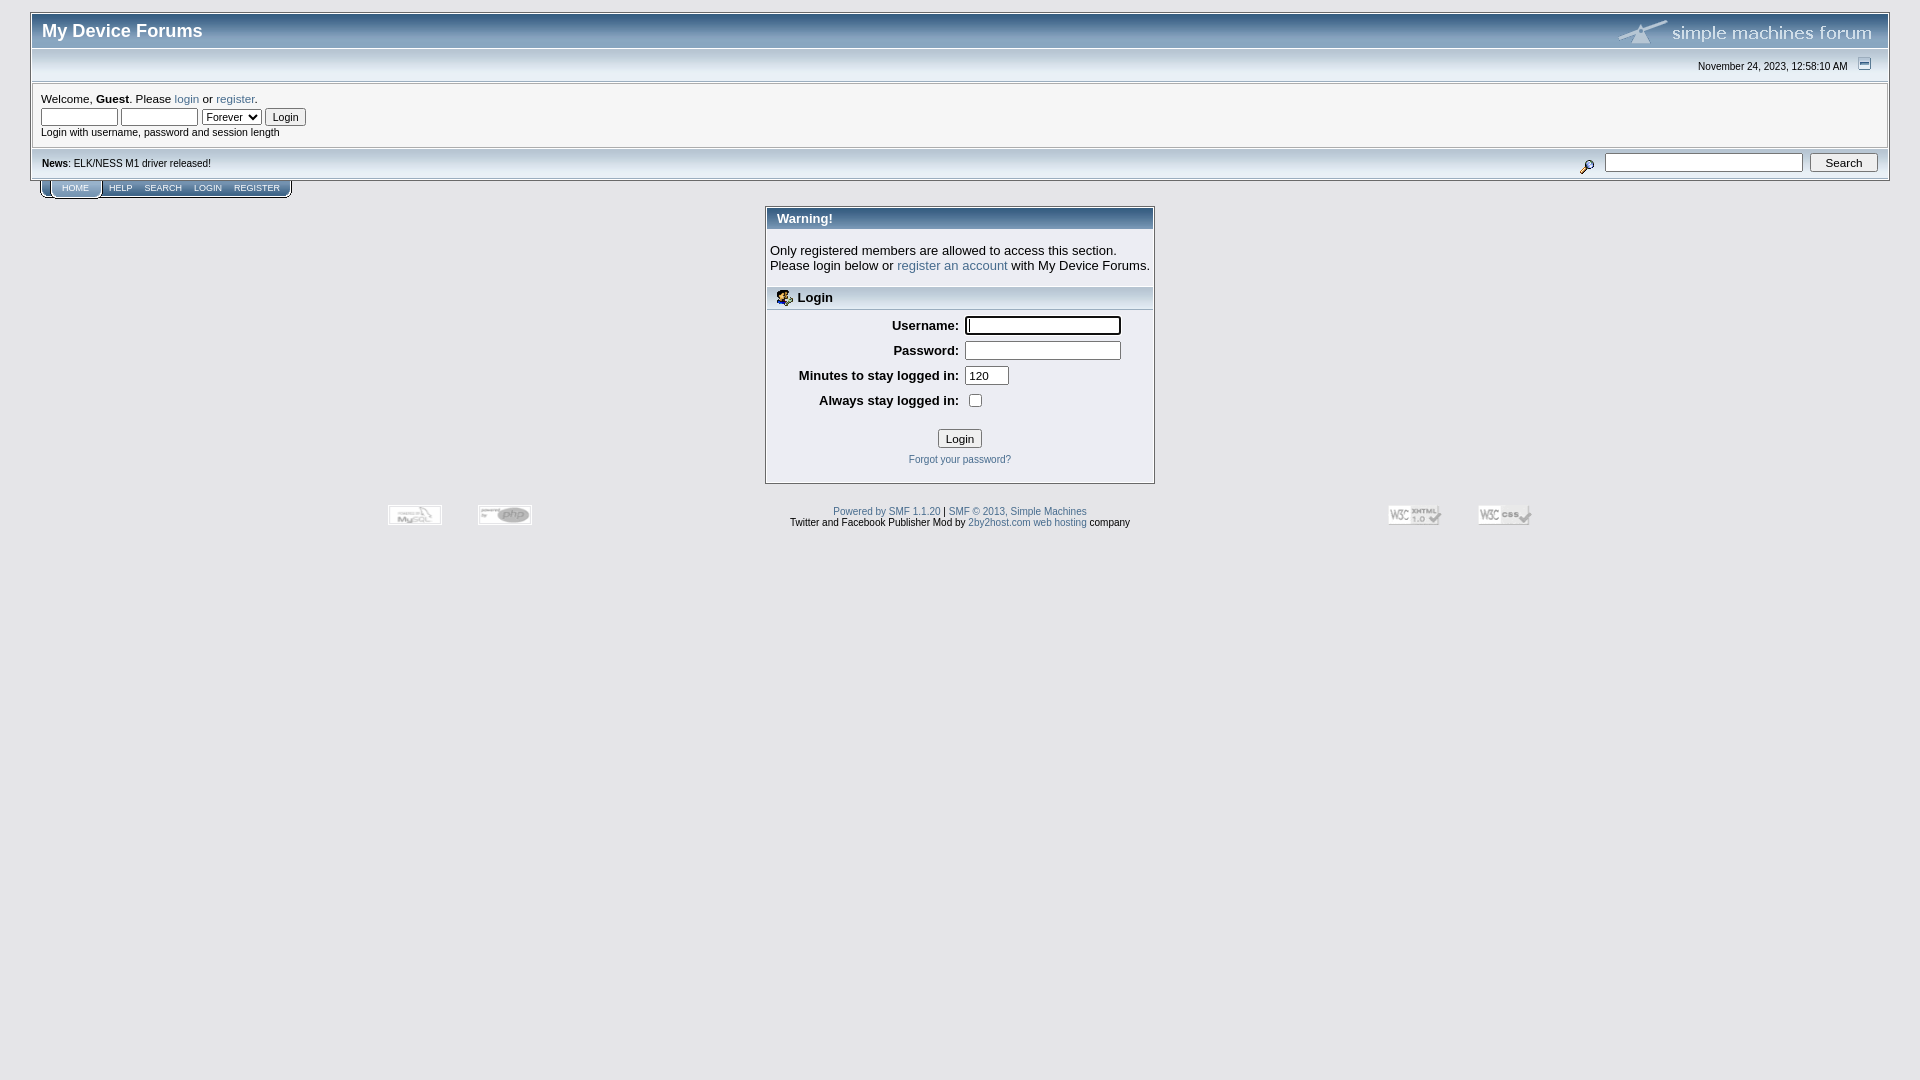  I want to click on 'Powered by SMF 1.1.20', so click(885, 510).